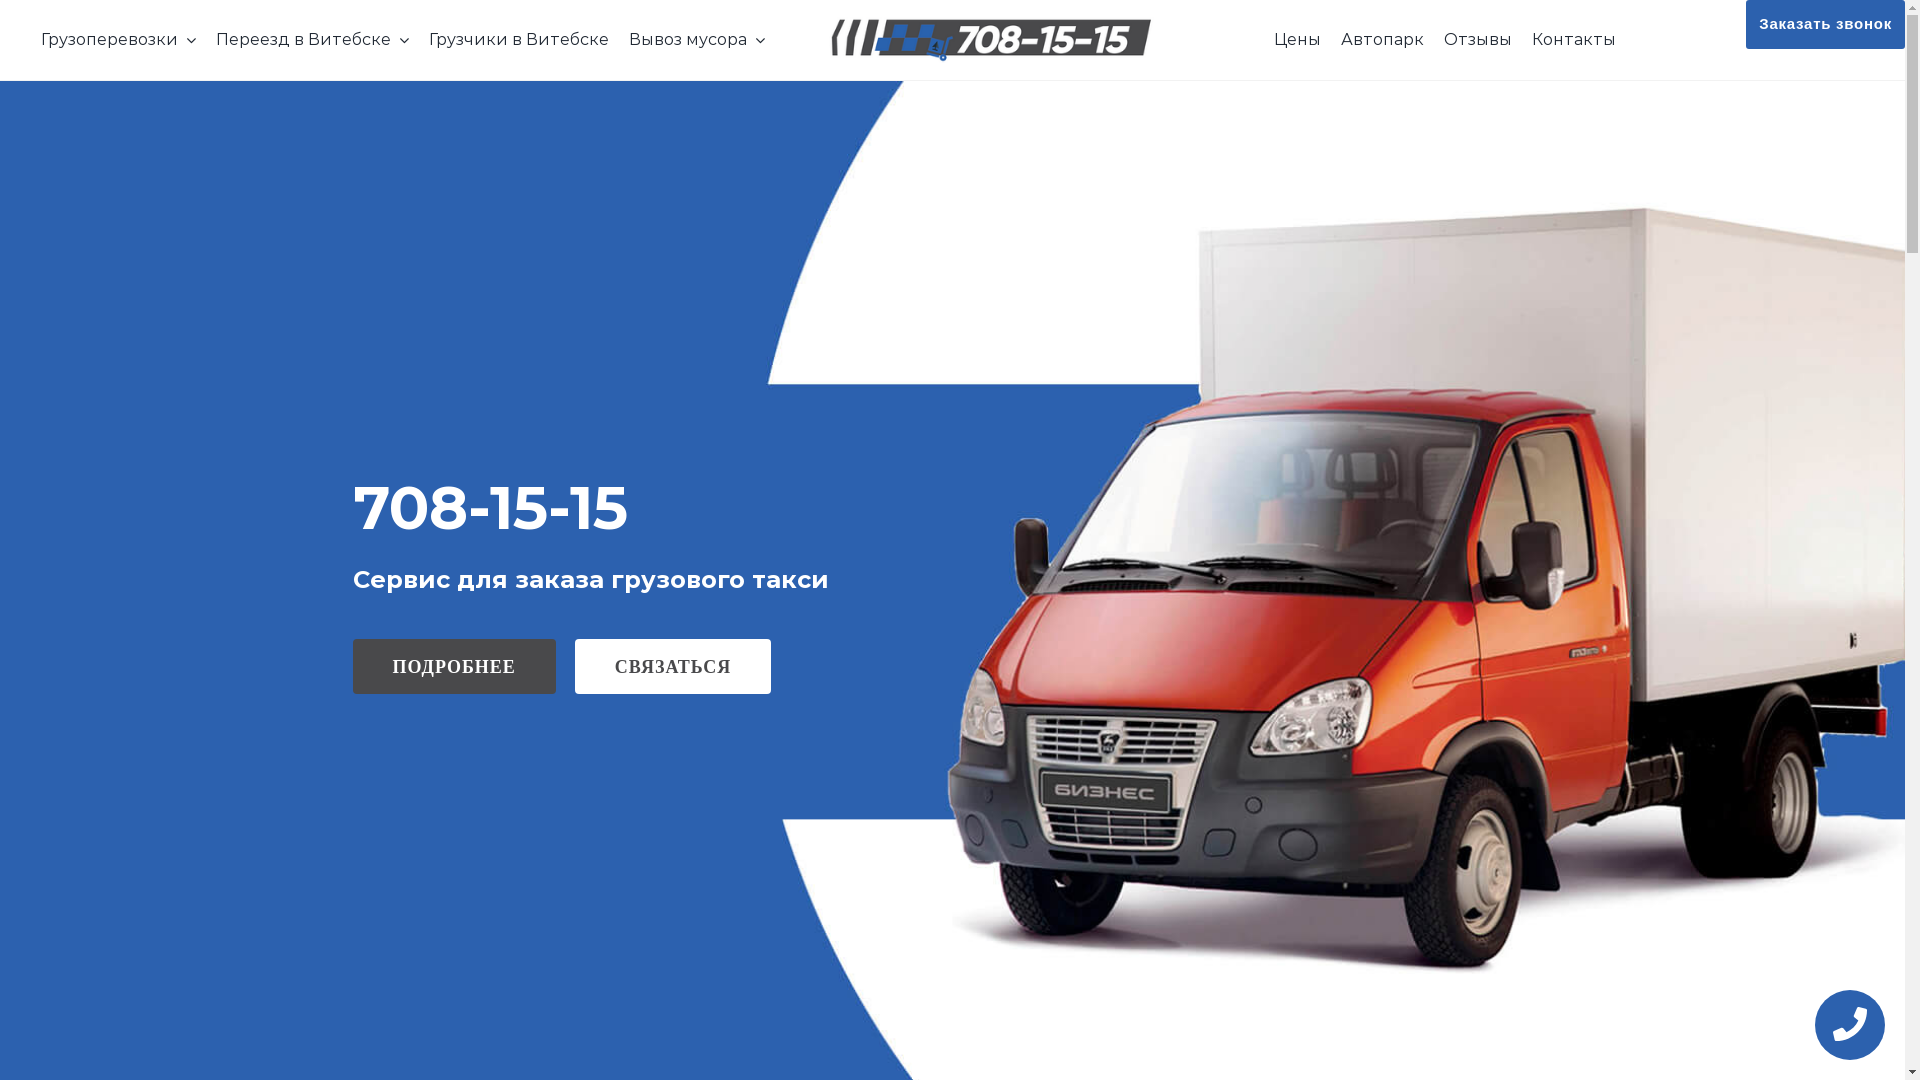 Image resolution: width=1920 pixels, height=1080 pixels. Describe the element at coordinates (351, 505) in the screenshot. I see `'708-15-15'` at that location.